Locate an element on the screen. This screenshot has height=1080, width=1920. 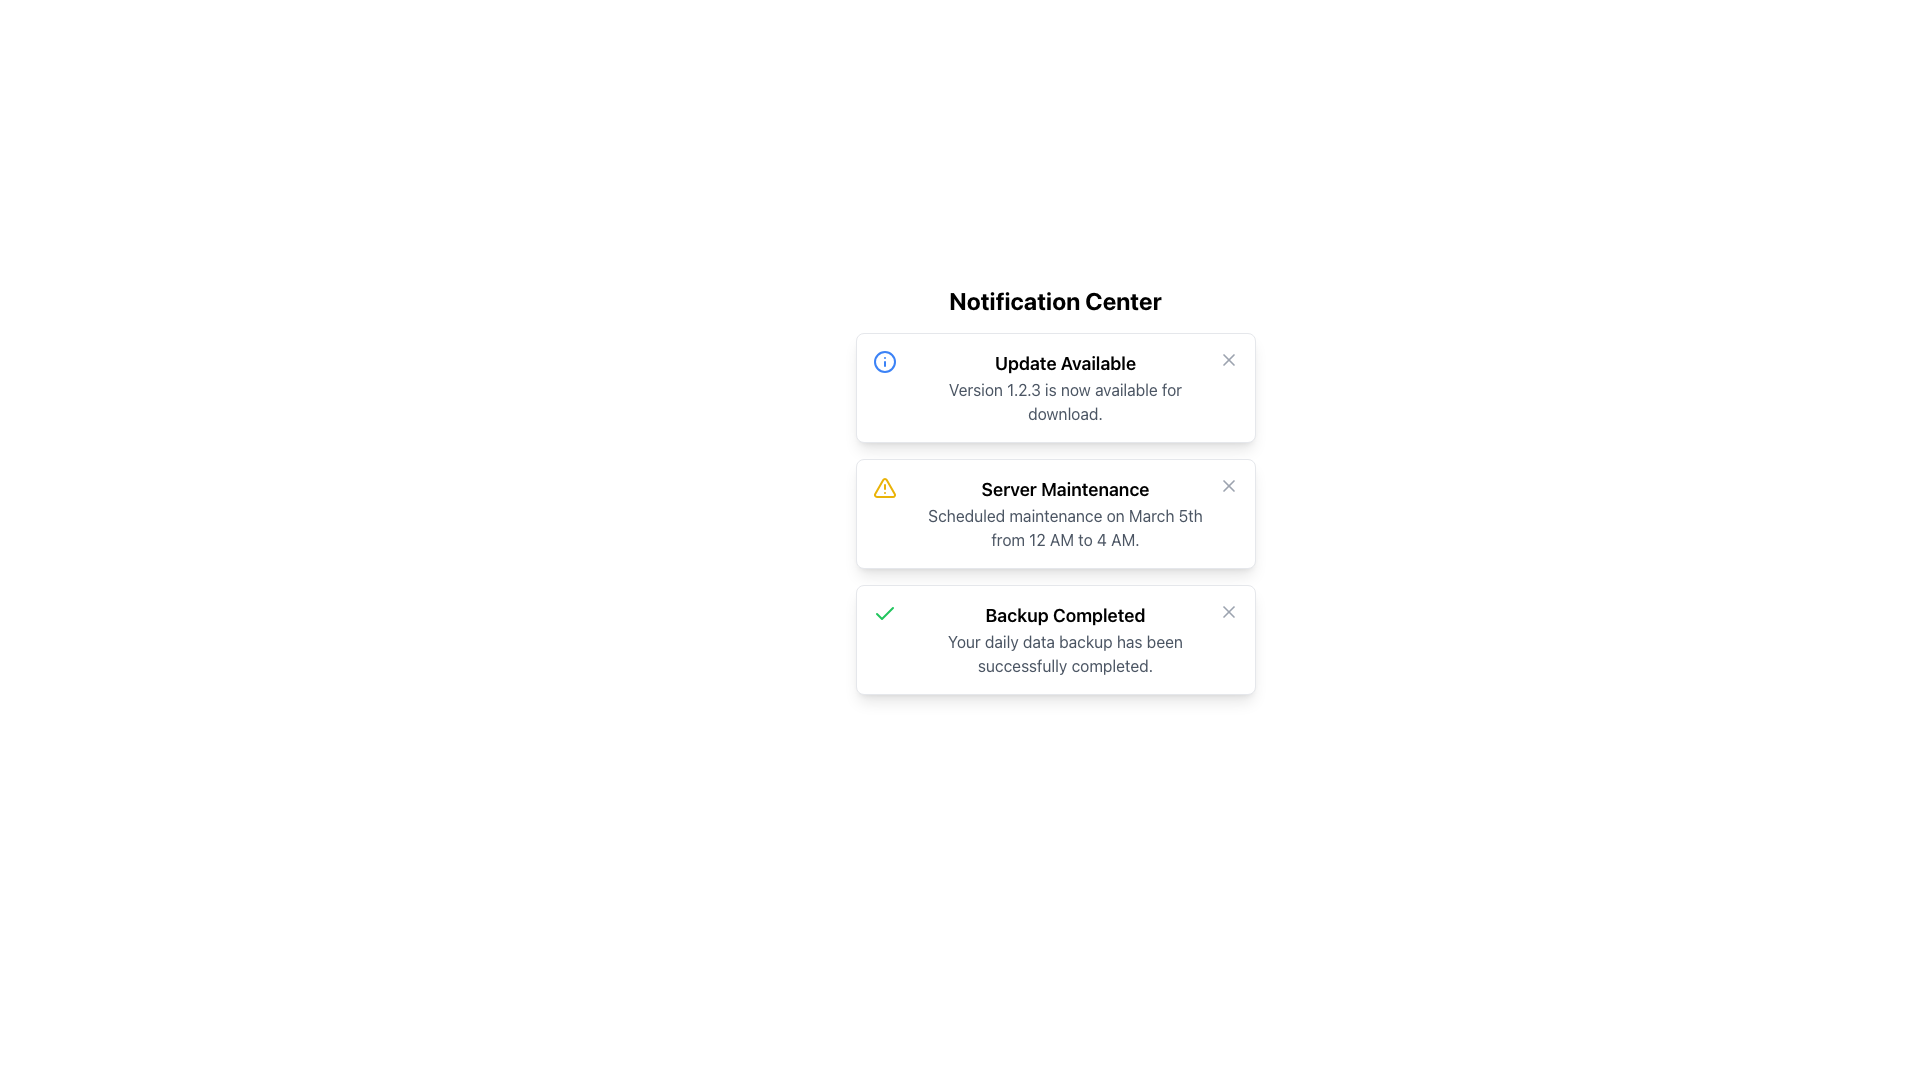
detailed information from the 'Server Maintenance' text label located in the notification center, positioned below the title 'Server Maintenance' is located at coordinates (1064, 527).